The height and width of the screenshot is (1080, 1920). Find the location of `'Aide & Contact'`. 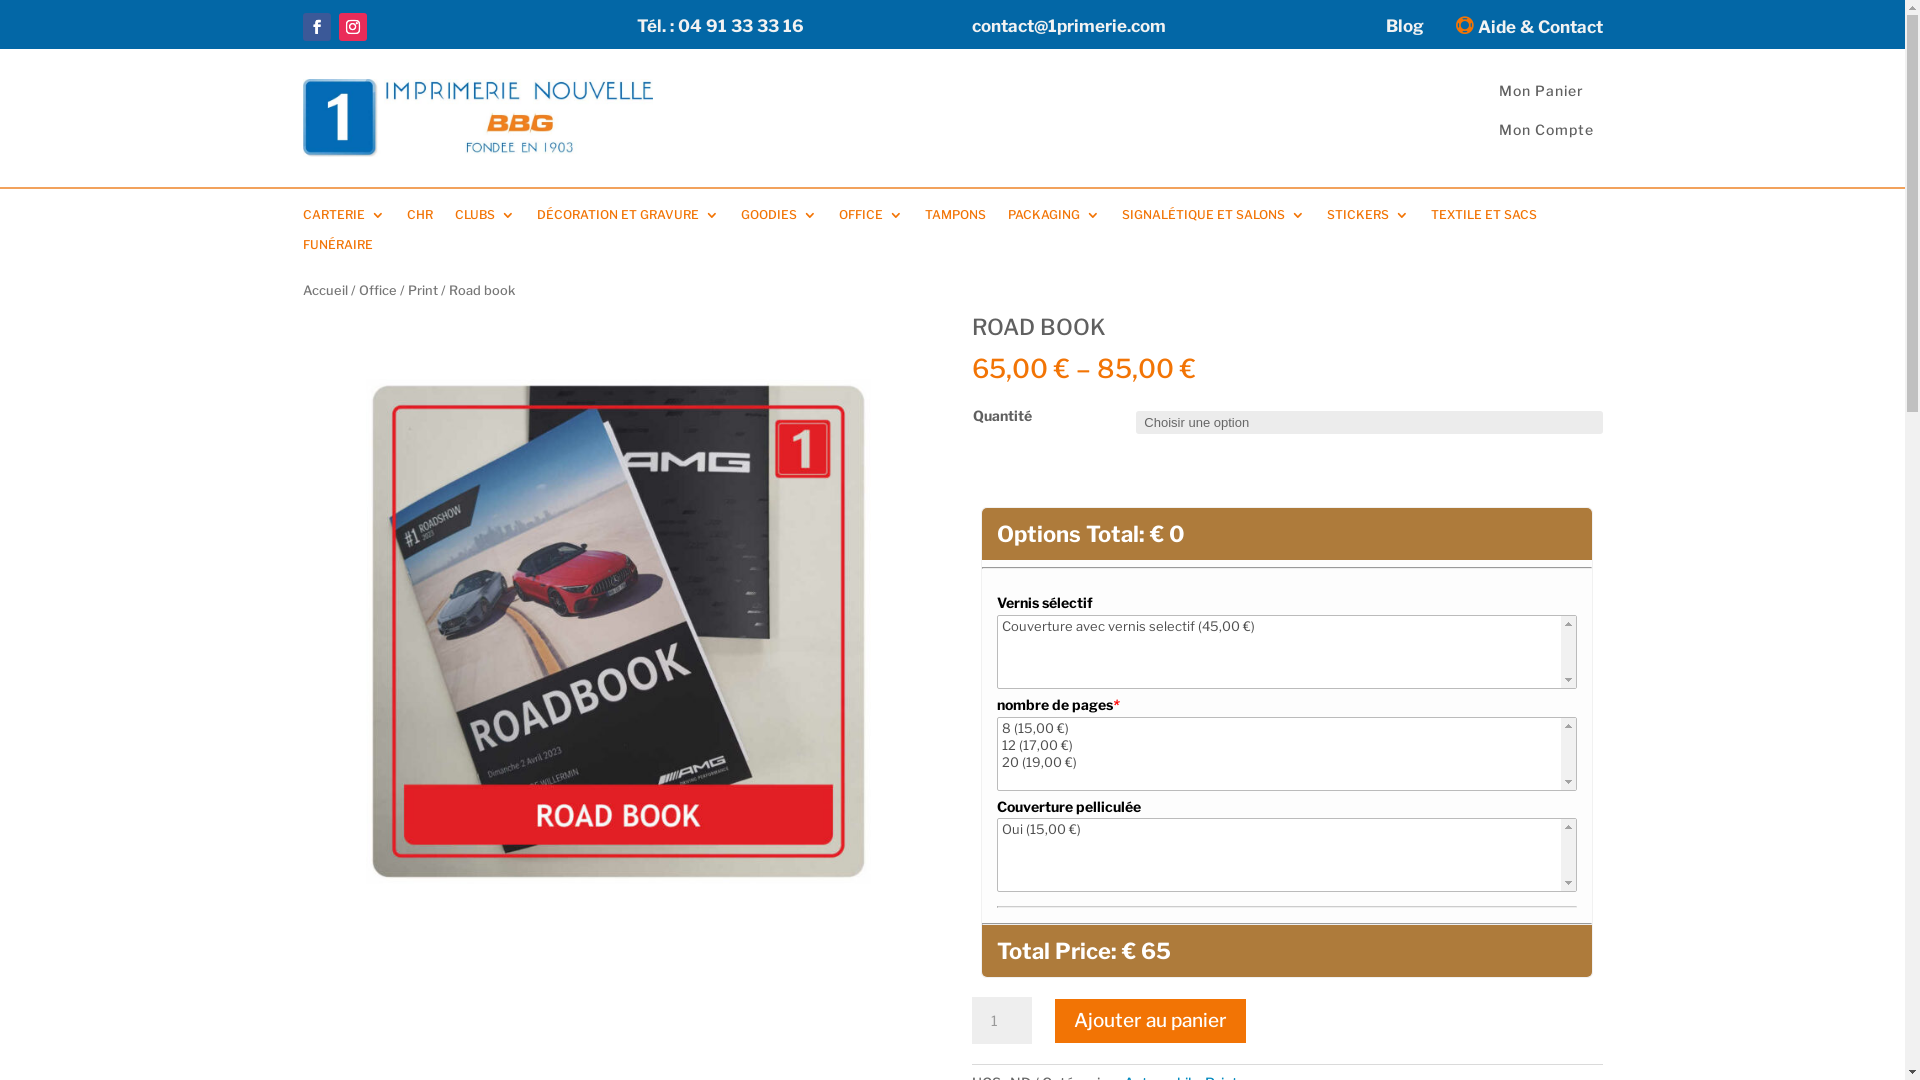

'Aide & Contact' is located at coordinates (1523, 30).